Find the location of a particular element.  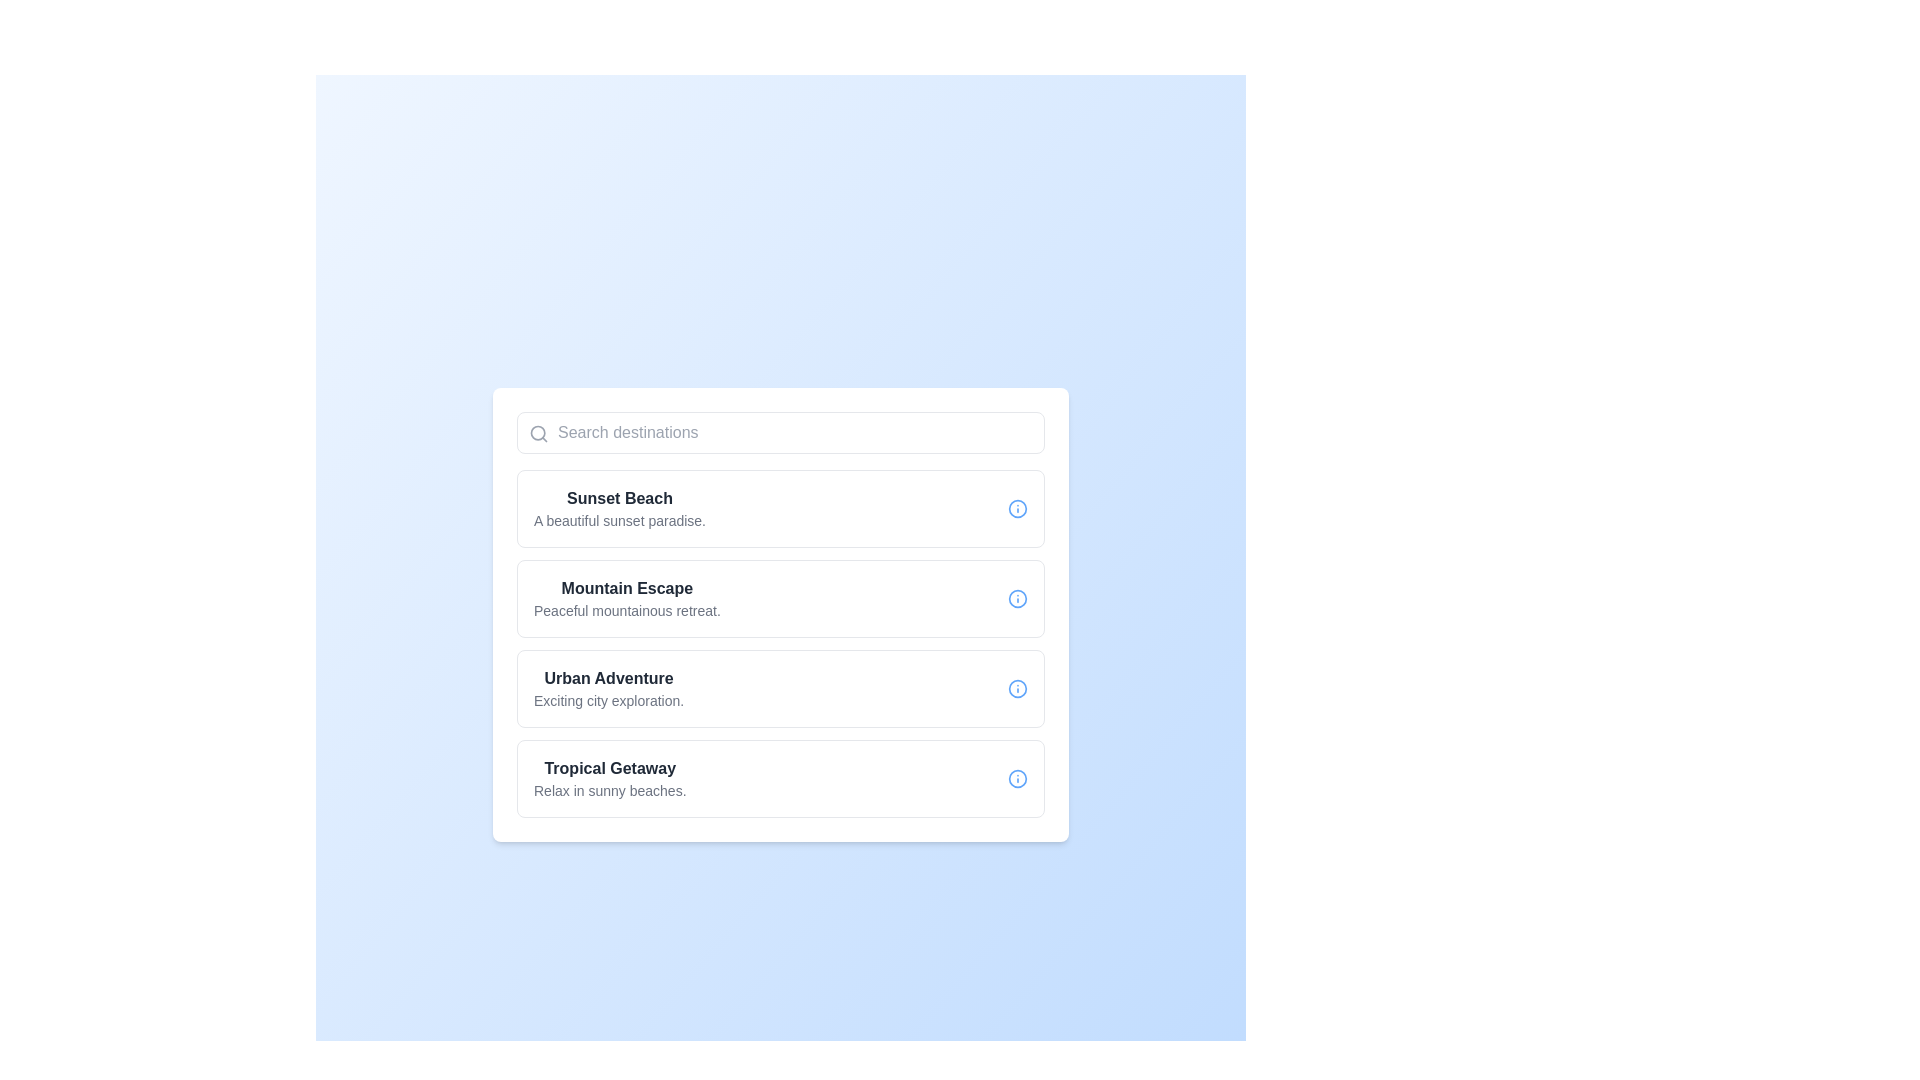

the text label providing additional descriptive information about the 'Tropical Getaway' destination option, located below the bolded text within the fourth card of the vertical list is located at coordinates (609, 789).